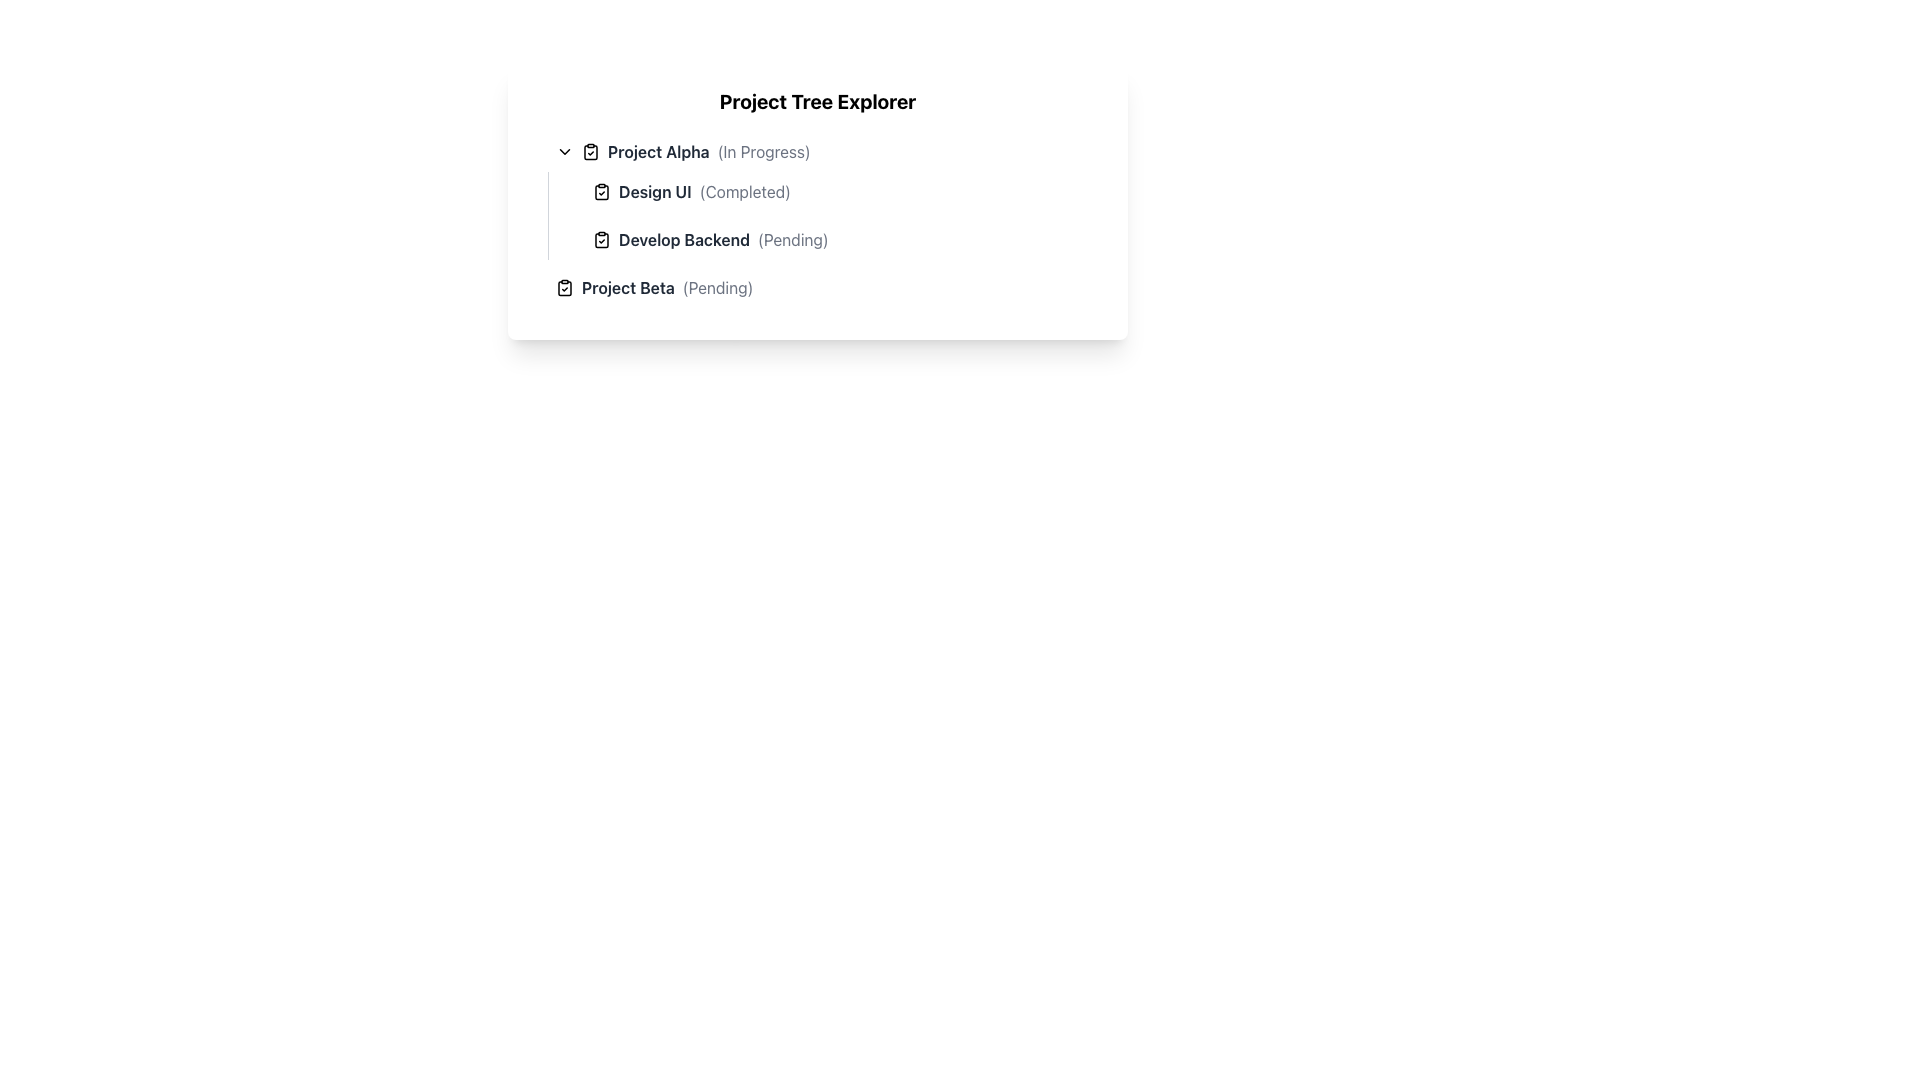 Image resolution: width=1920 pixels, height=1080 pixels. Describe the element at coordinates (600, 238) in the screenshot. I see `the clipboard icon with a checkmark, which is the first graphical component to the left of the text 'Develop Backend (Pending)' in the list under 'Project Alpha (In Progress)'` at that location.